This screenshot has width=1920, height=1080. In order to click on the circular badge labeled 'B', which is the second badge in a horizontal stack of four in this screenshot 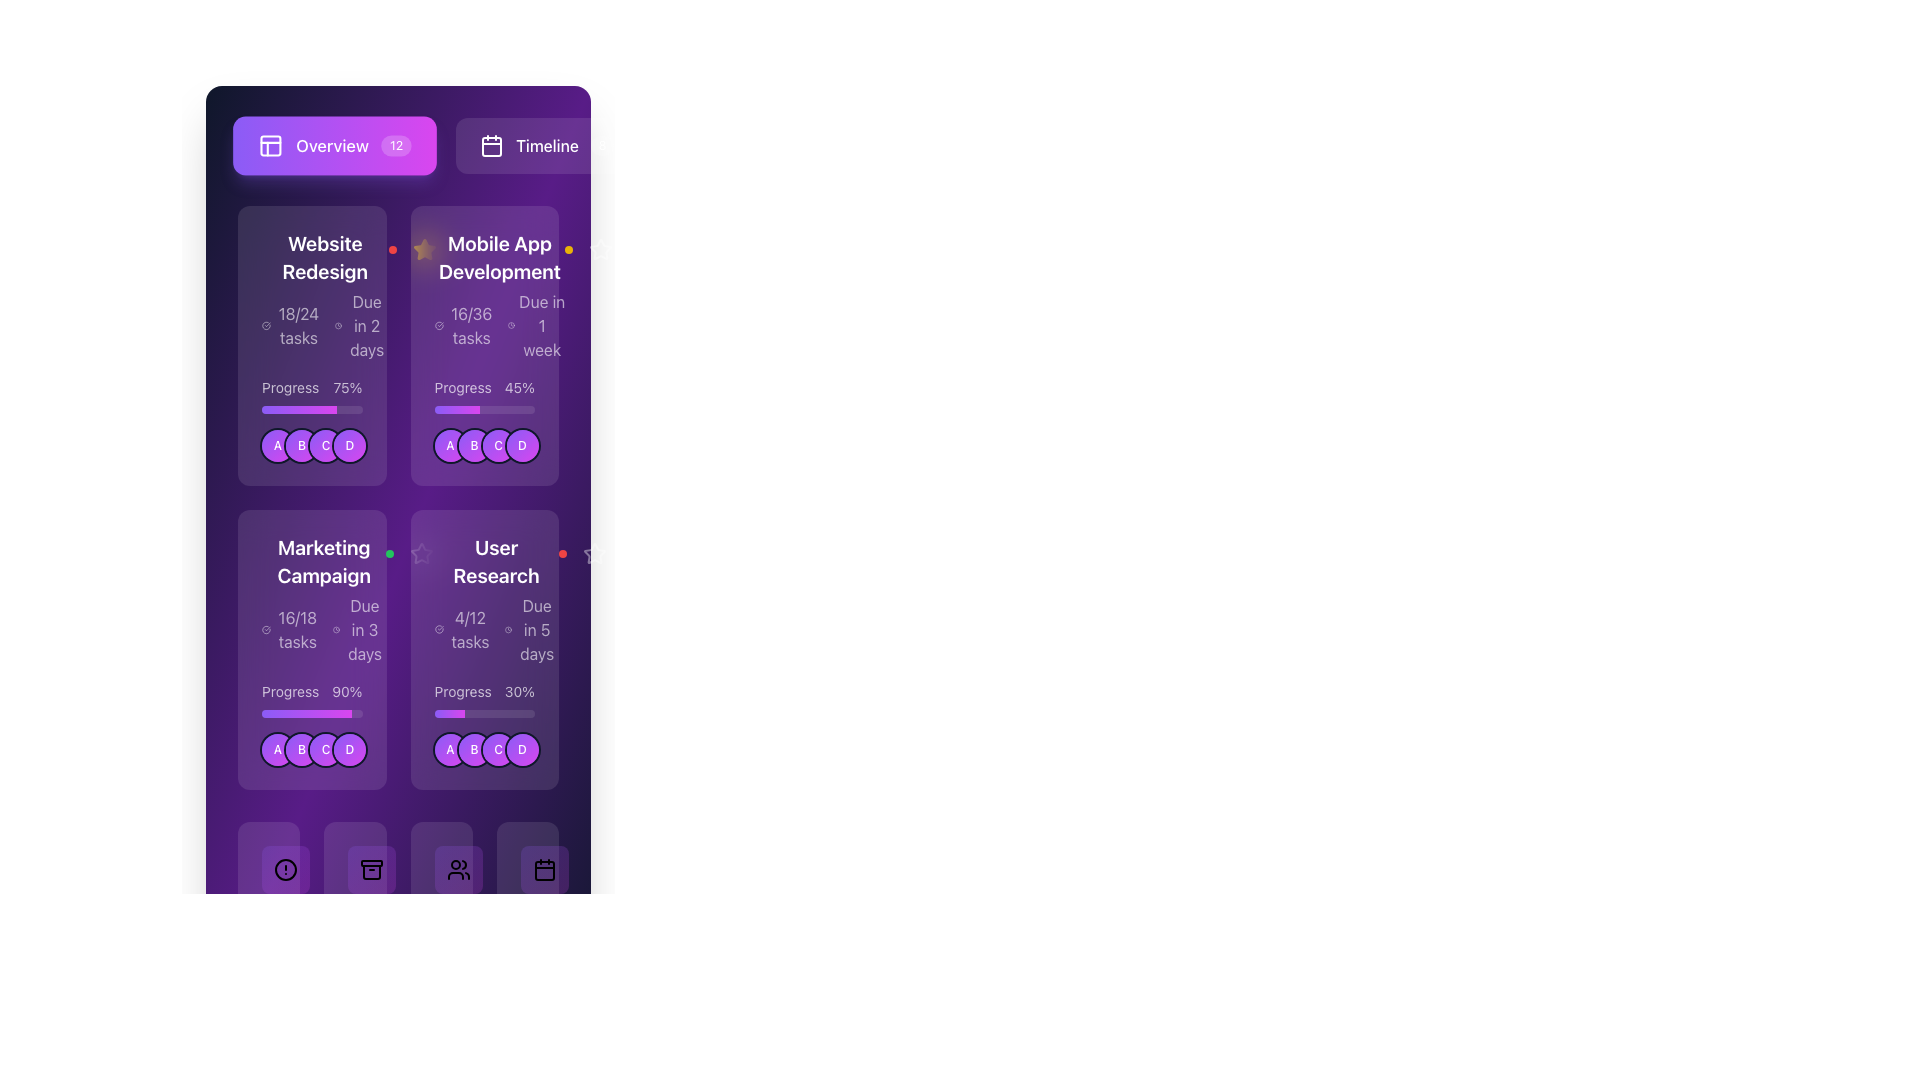, I will do `click(473, 445)`.